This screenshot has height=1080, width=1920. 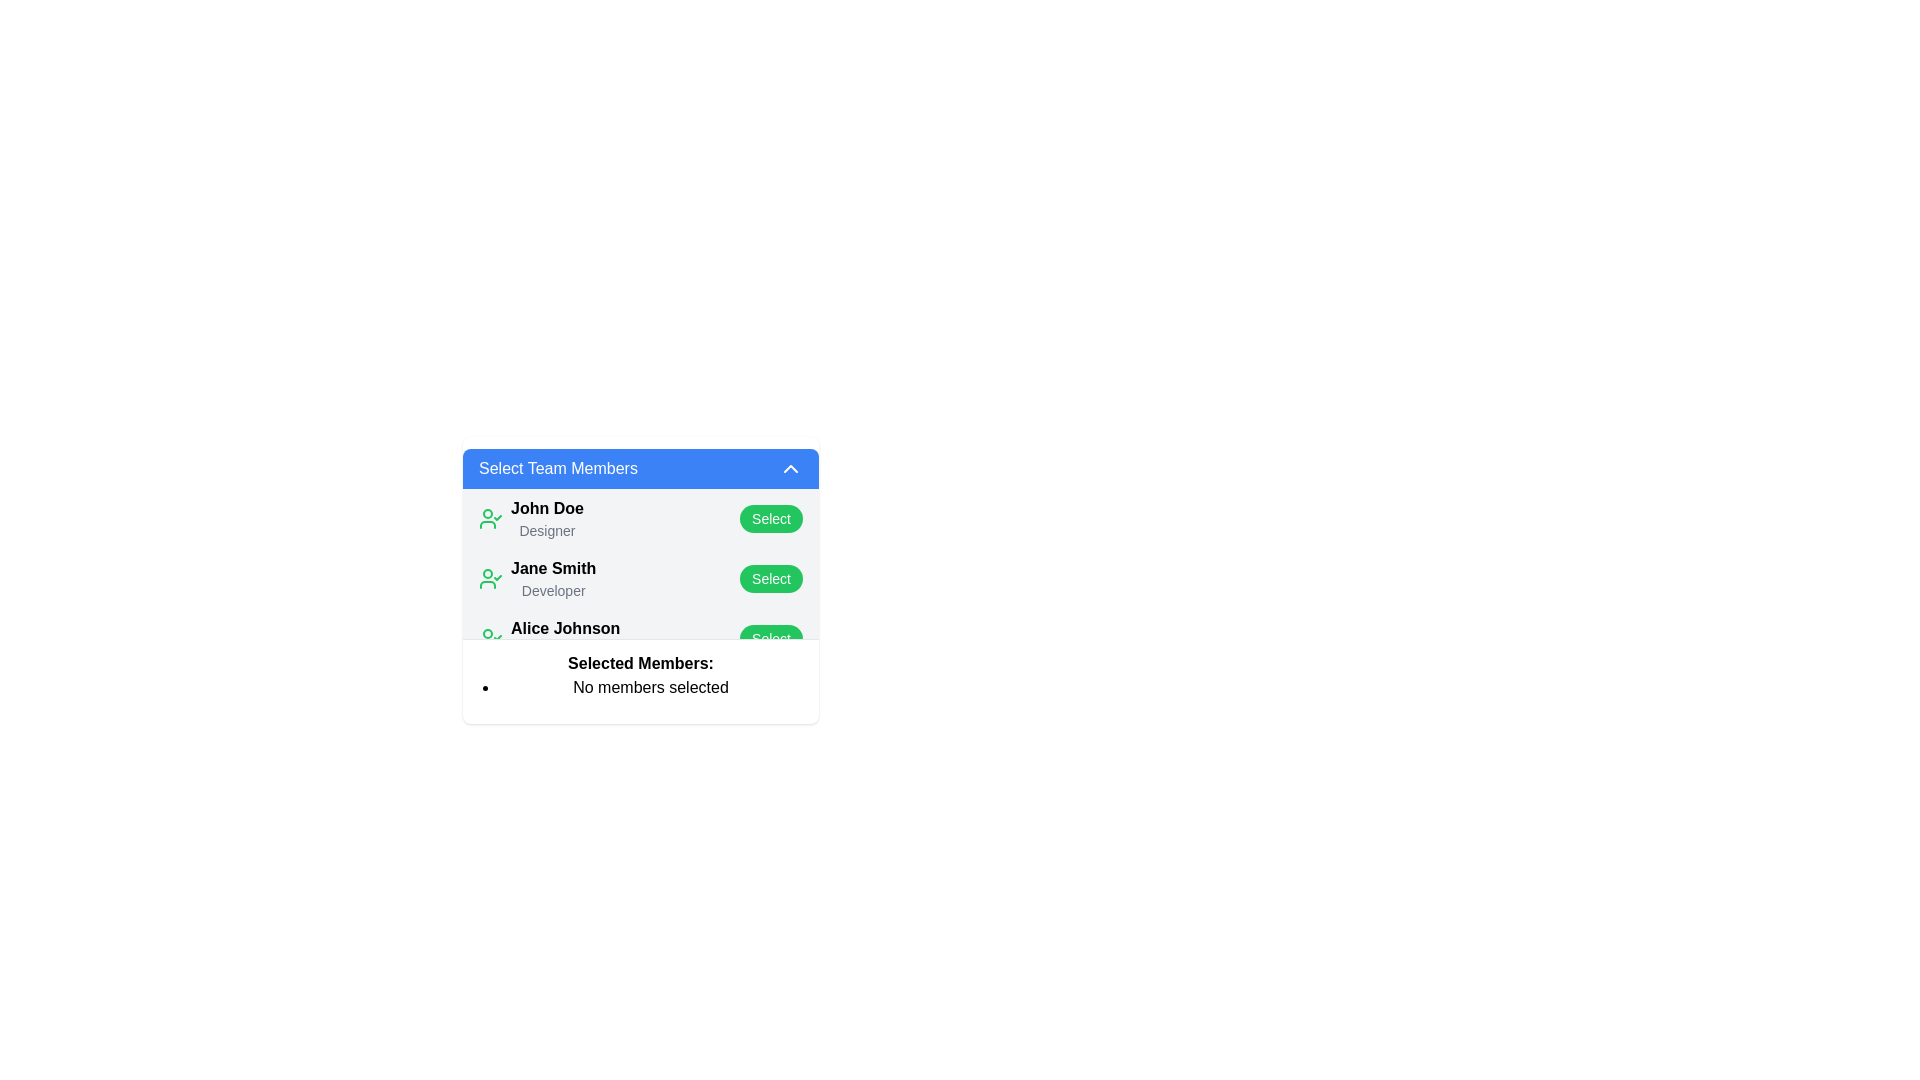 I want to click on the upward-pointing chevron icon located to the far right of the blue header bar labeled 'Select Team Members', so click(x=790, y=469).